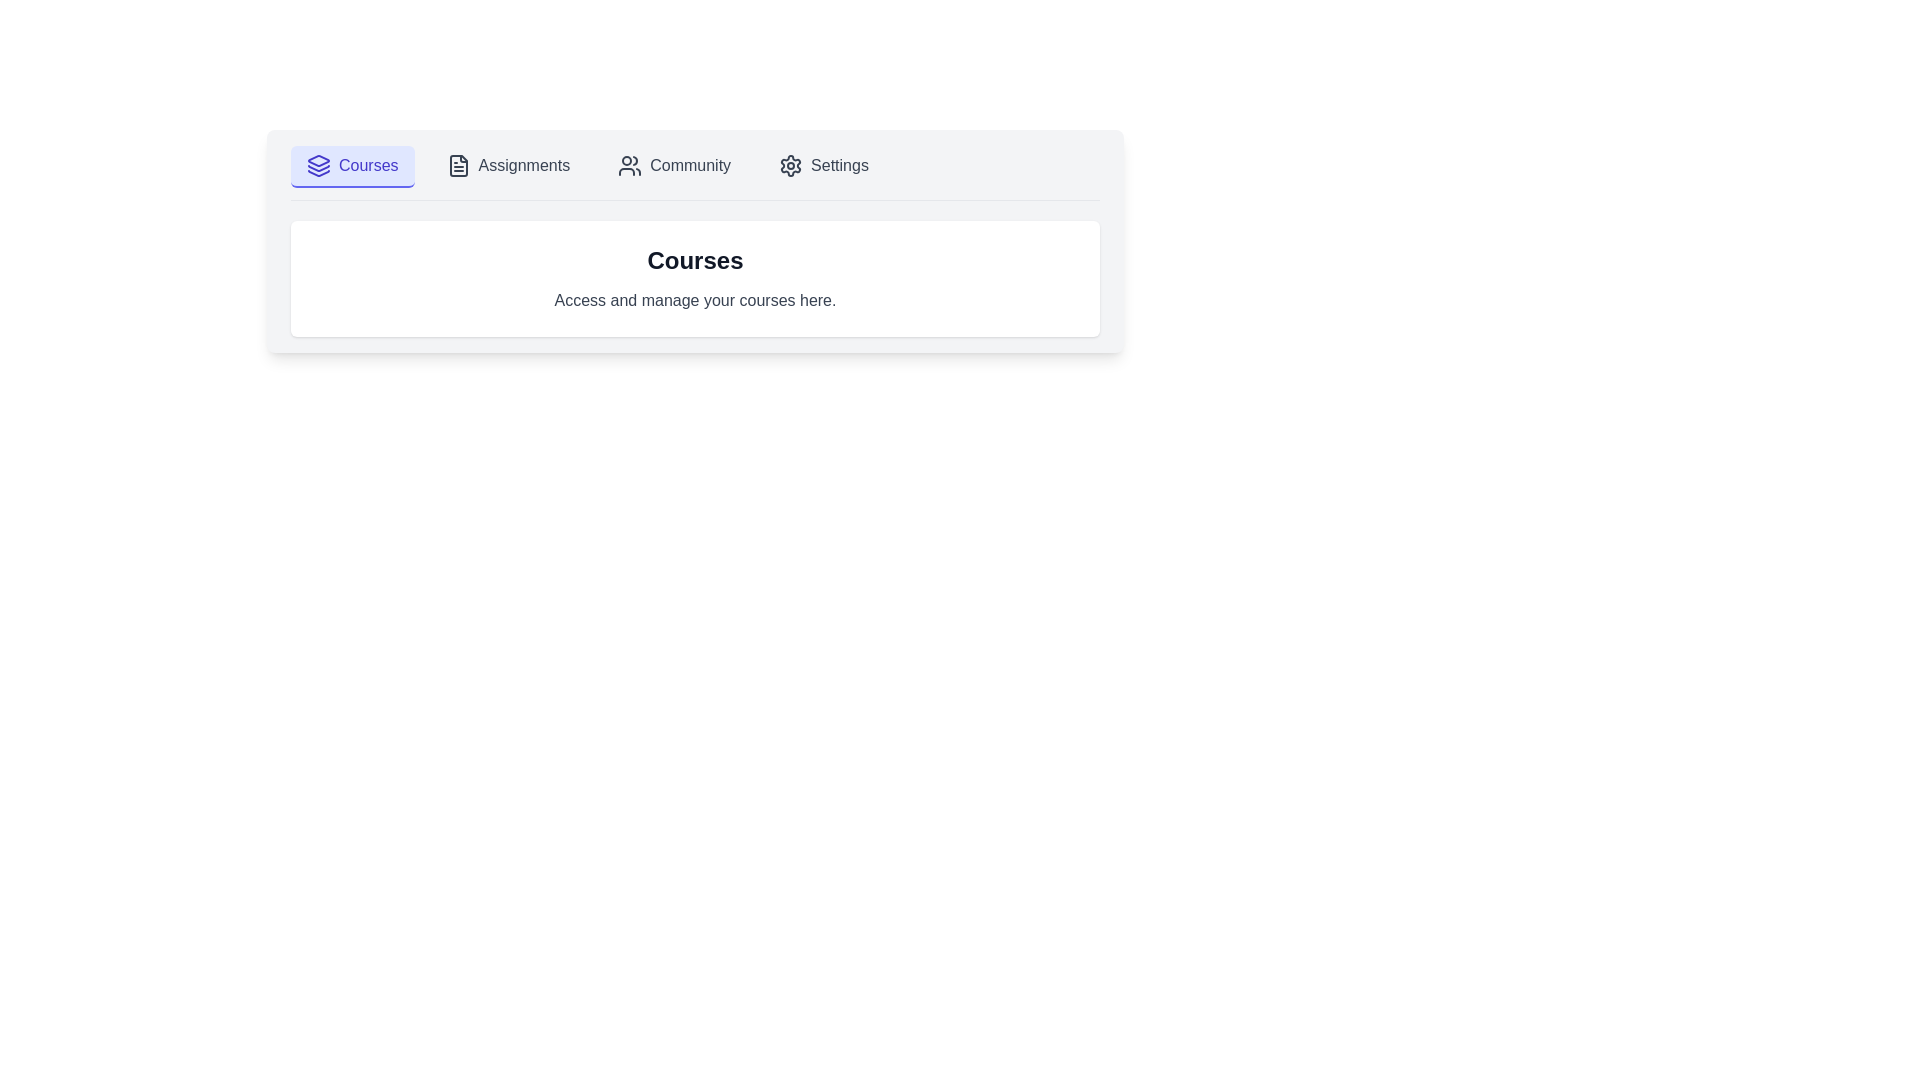 Image resolution: width=1920 pixels, height=1080 pixels. I want to click on the icon resembling a group of people located in the navigation menu bar next to the 'Community' text, so click(629, 164).